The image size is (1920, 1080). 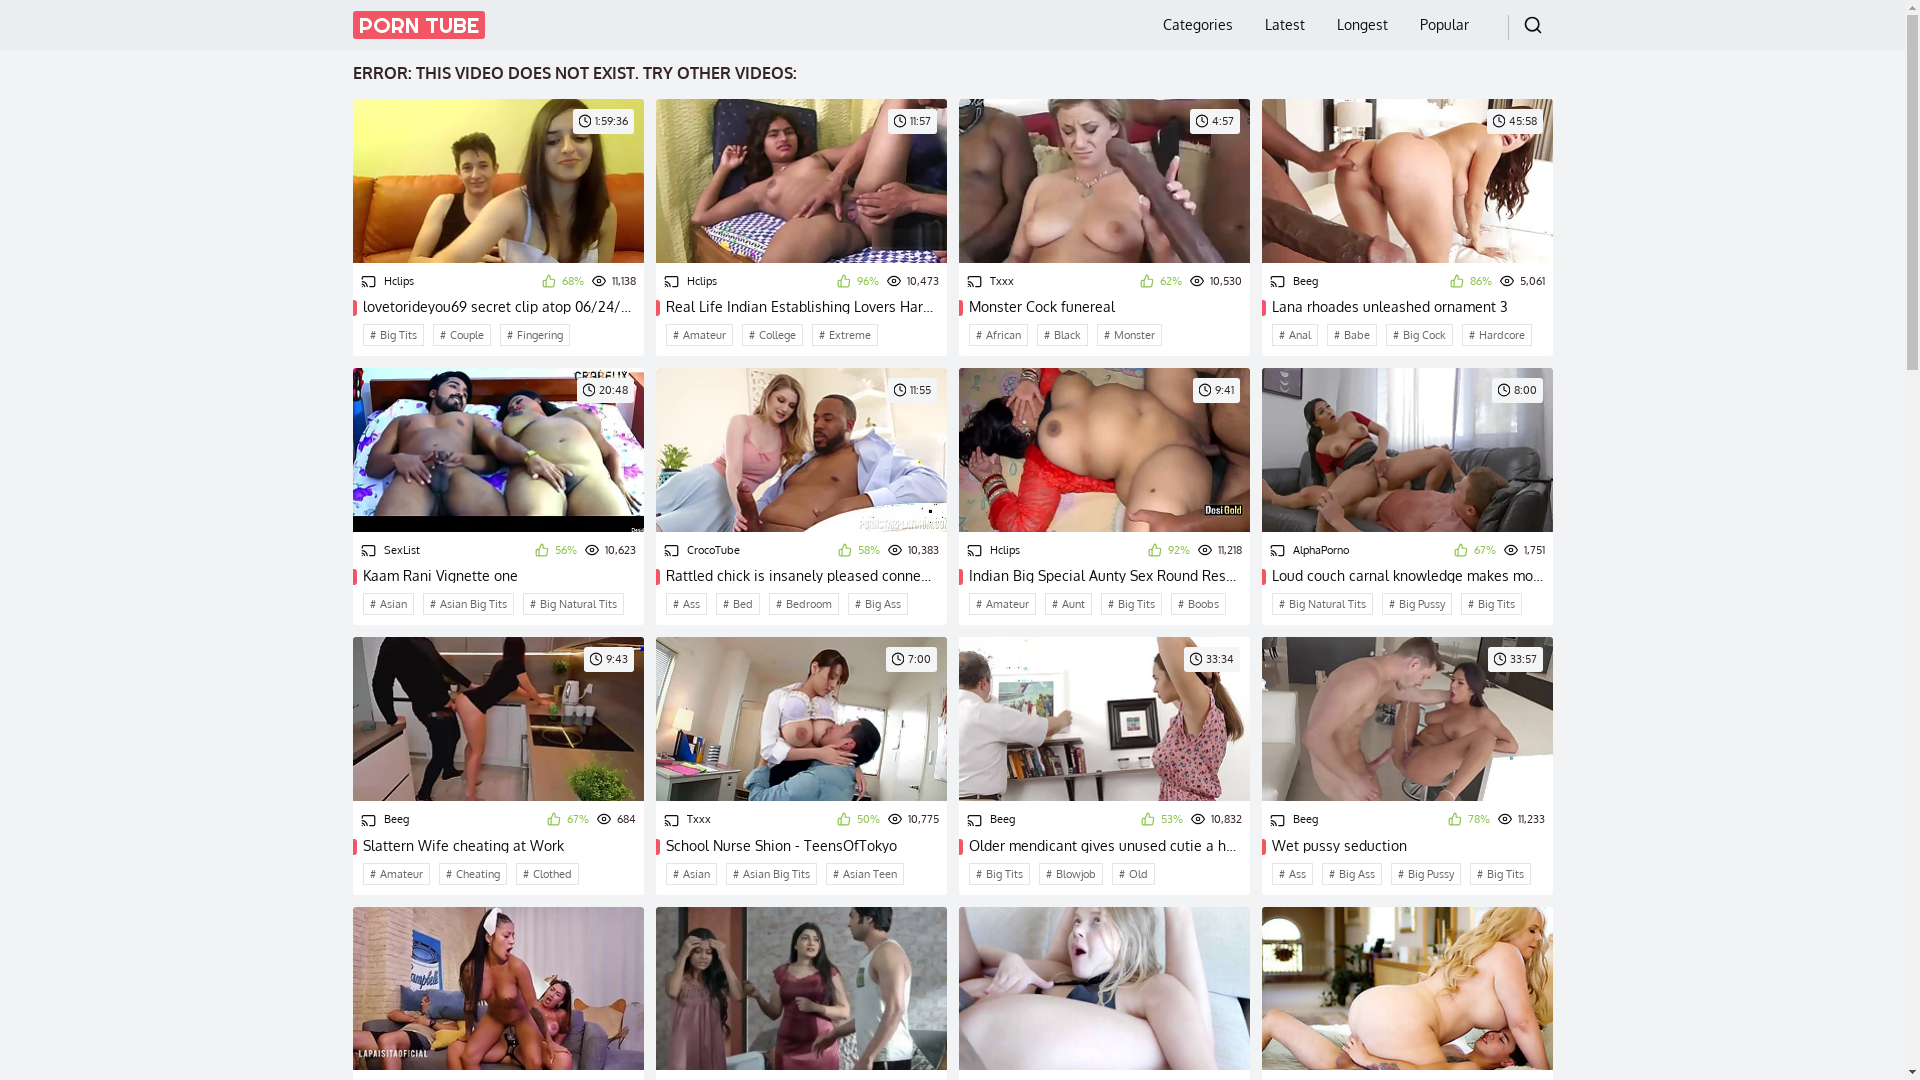 I want to click on 'School Nurse Shion - TeensOfTokyo', so click(x=666, y=845).